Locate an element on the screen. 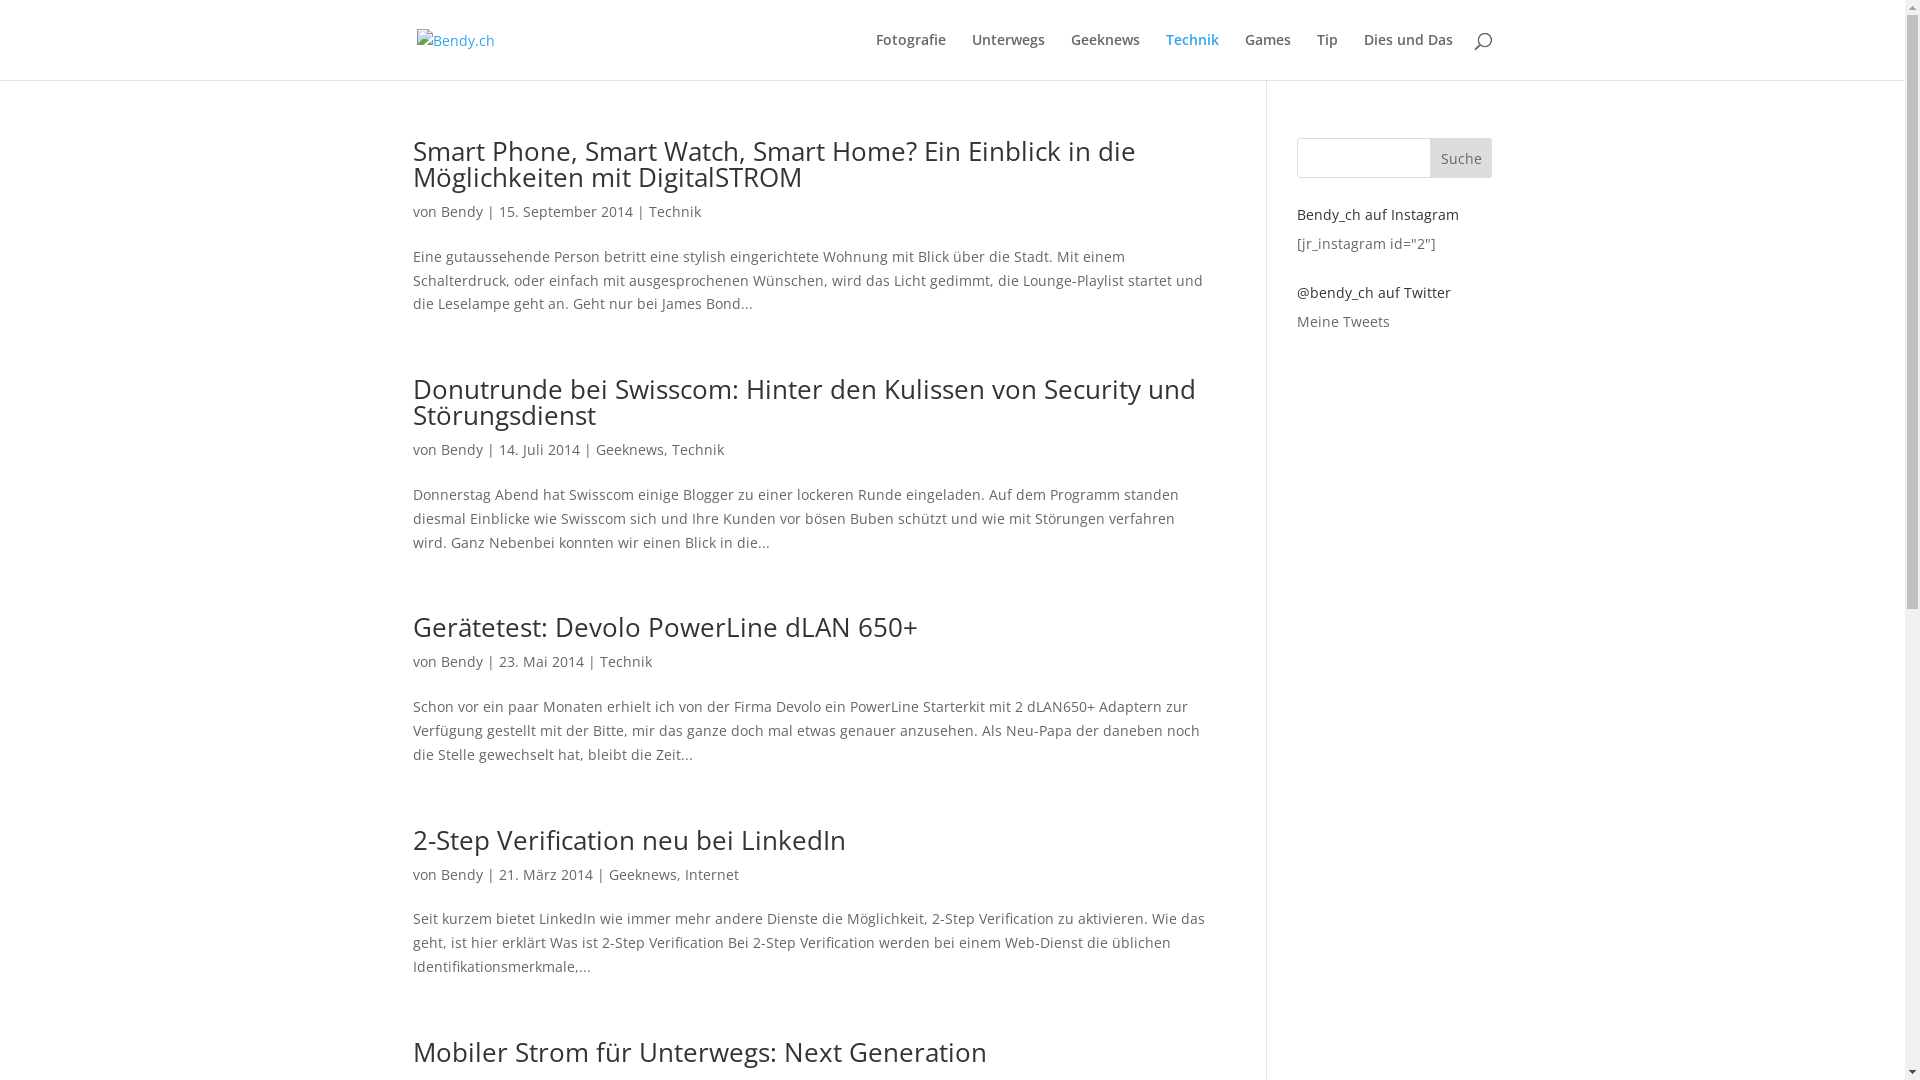 This screenshot has width=1920, height=1080. 'Bendy' is located at coordinates (459, 211).